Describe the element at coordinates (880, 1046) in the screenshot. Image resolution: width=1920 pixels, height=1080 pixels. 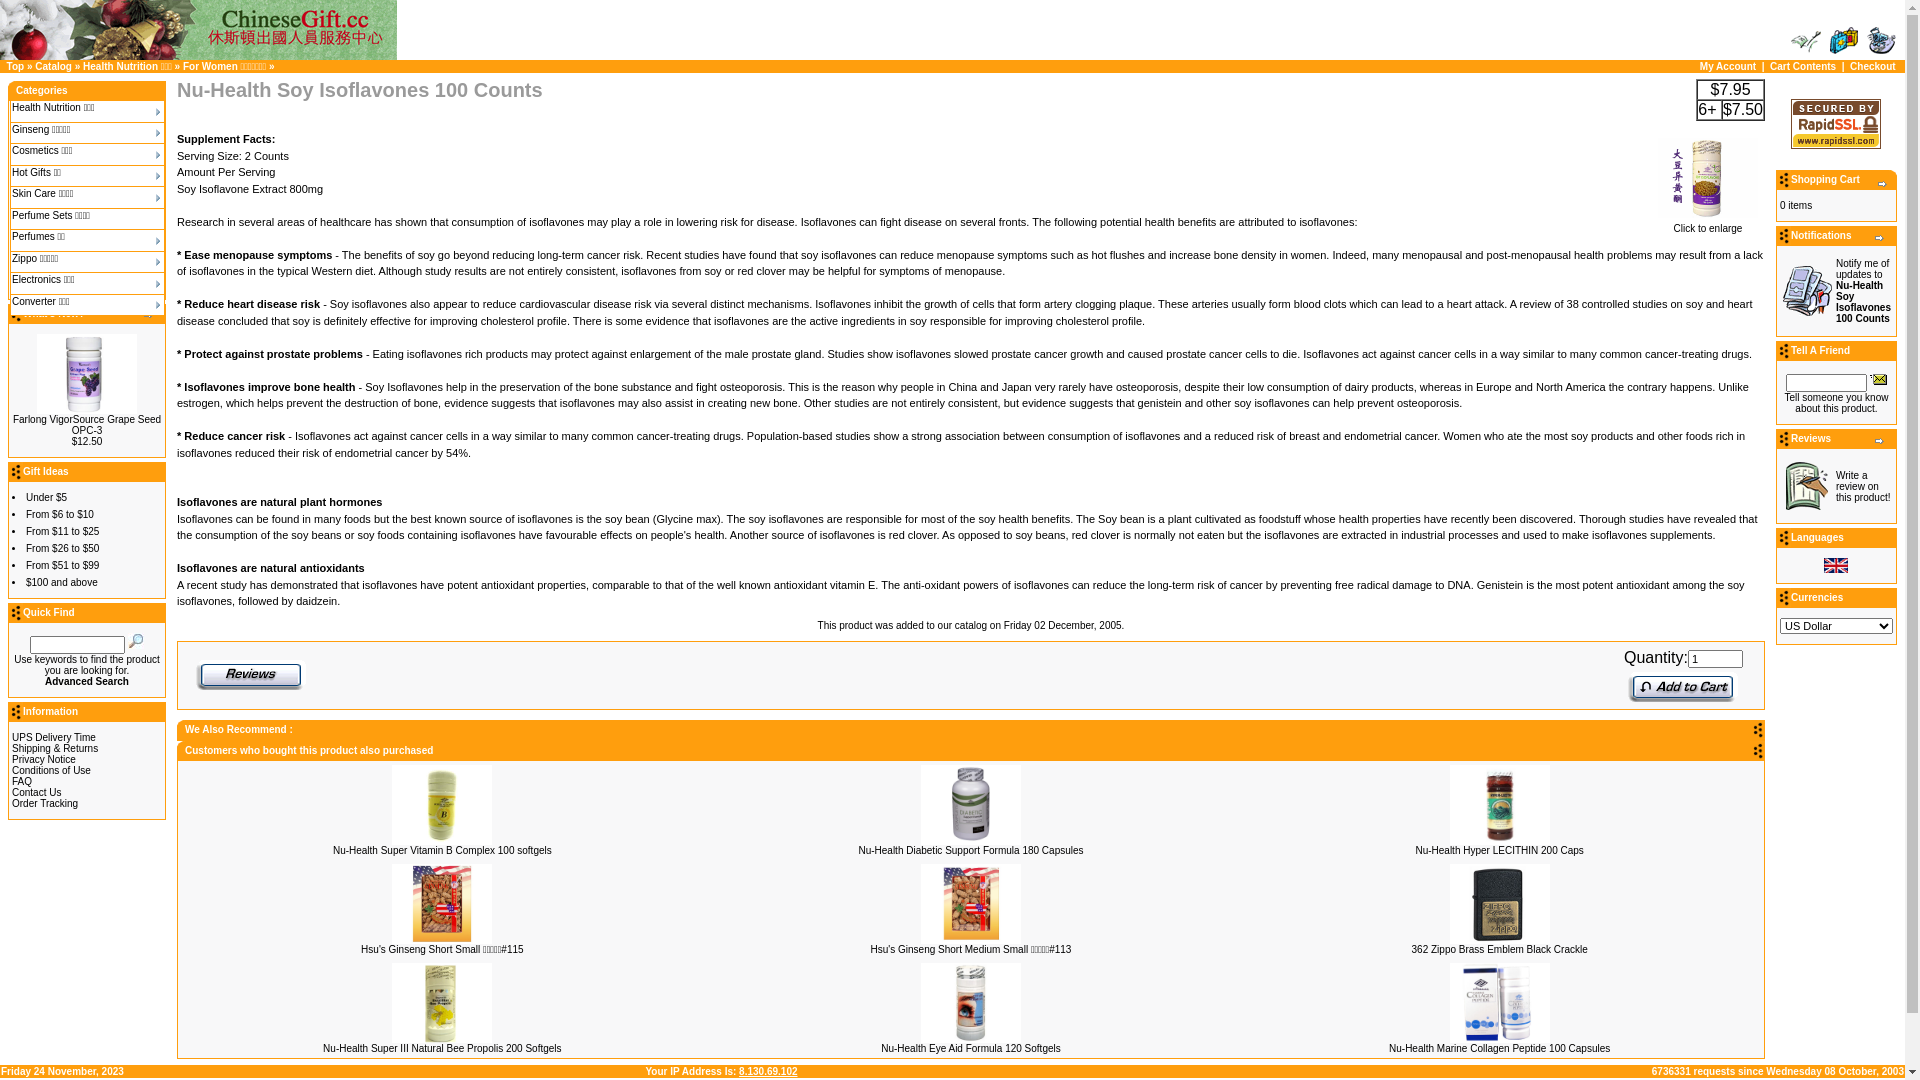
I see `'Nu-Health Eye Aid Formula 120 Softgels'` at that location.